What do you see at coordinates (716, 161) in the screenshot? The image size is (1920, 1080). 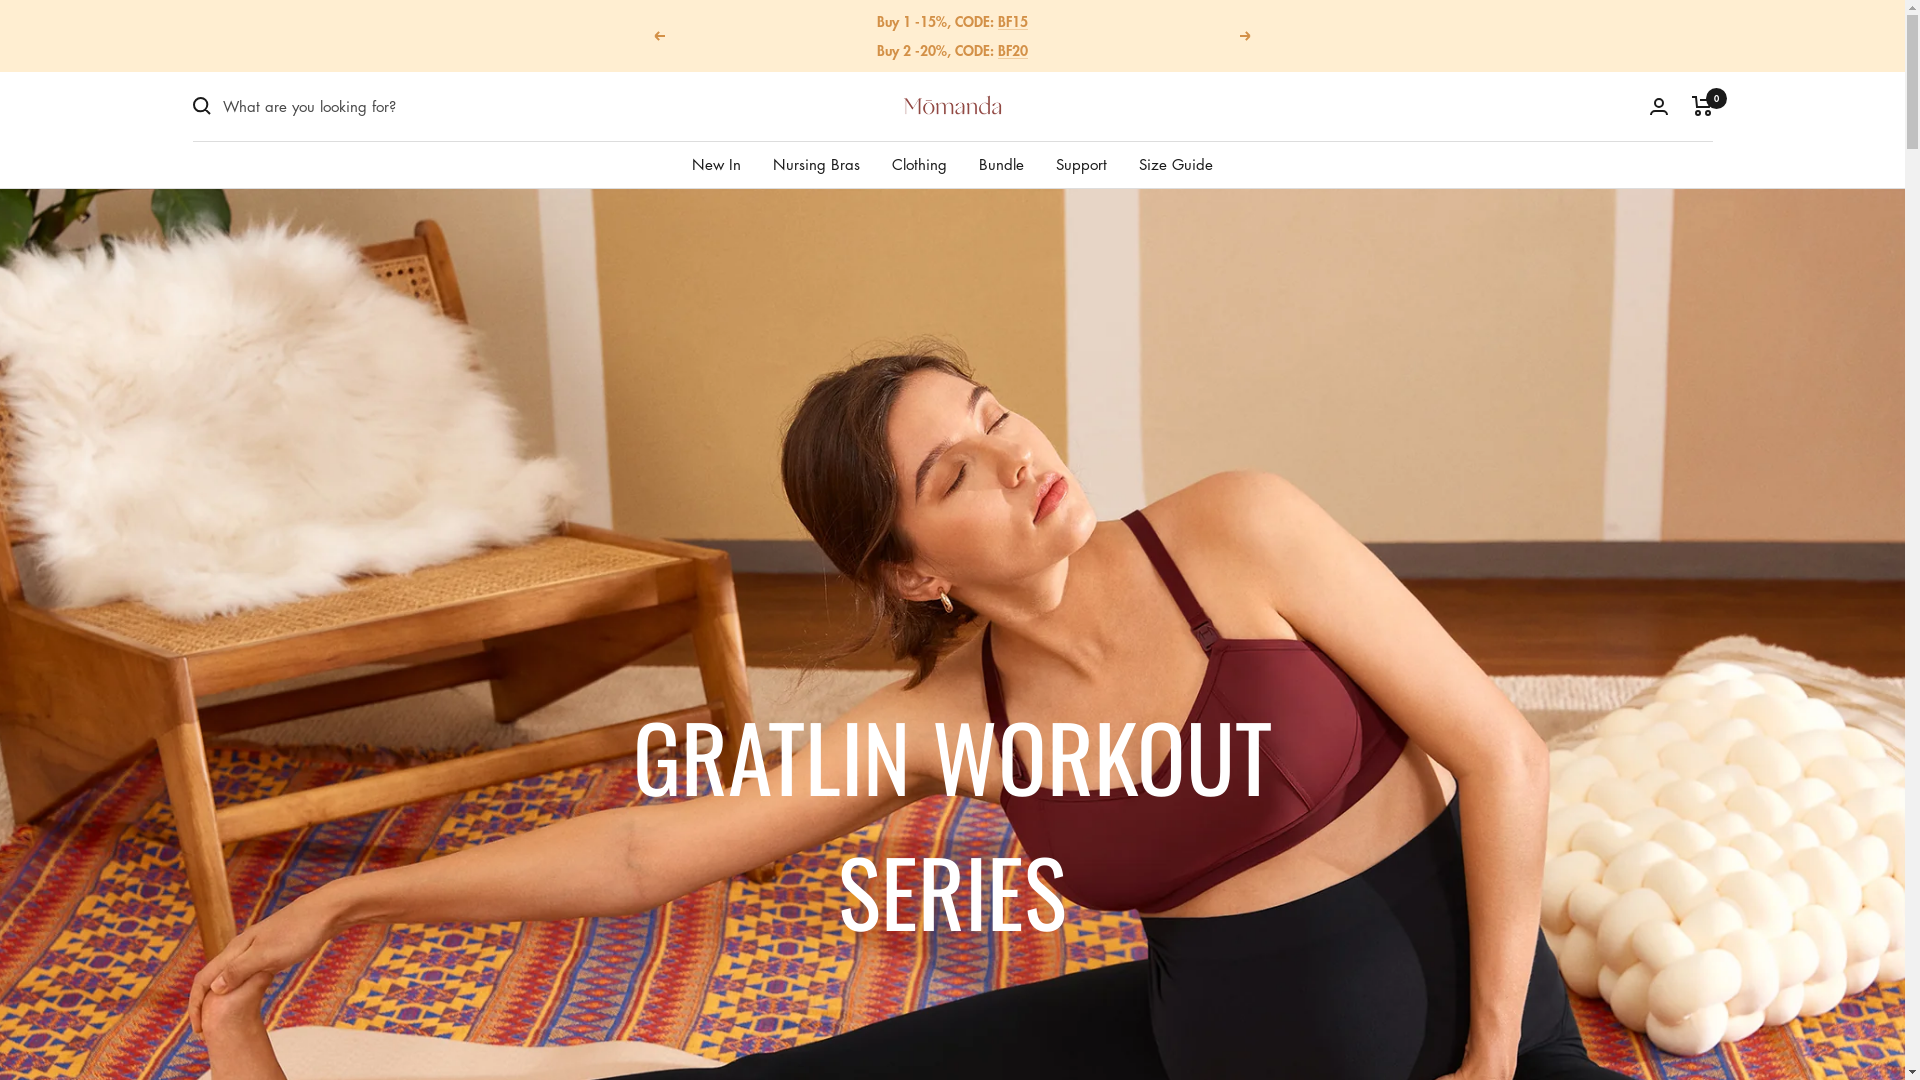 I see `'New In'` at bounding box center [716, 161].